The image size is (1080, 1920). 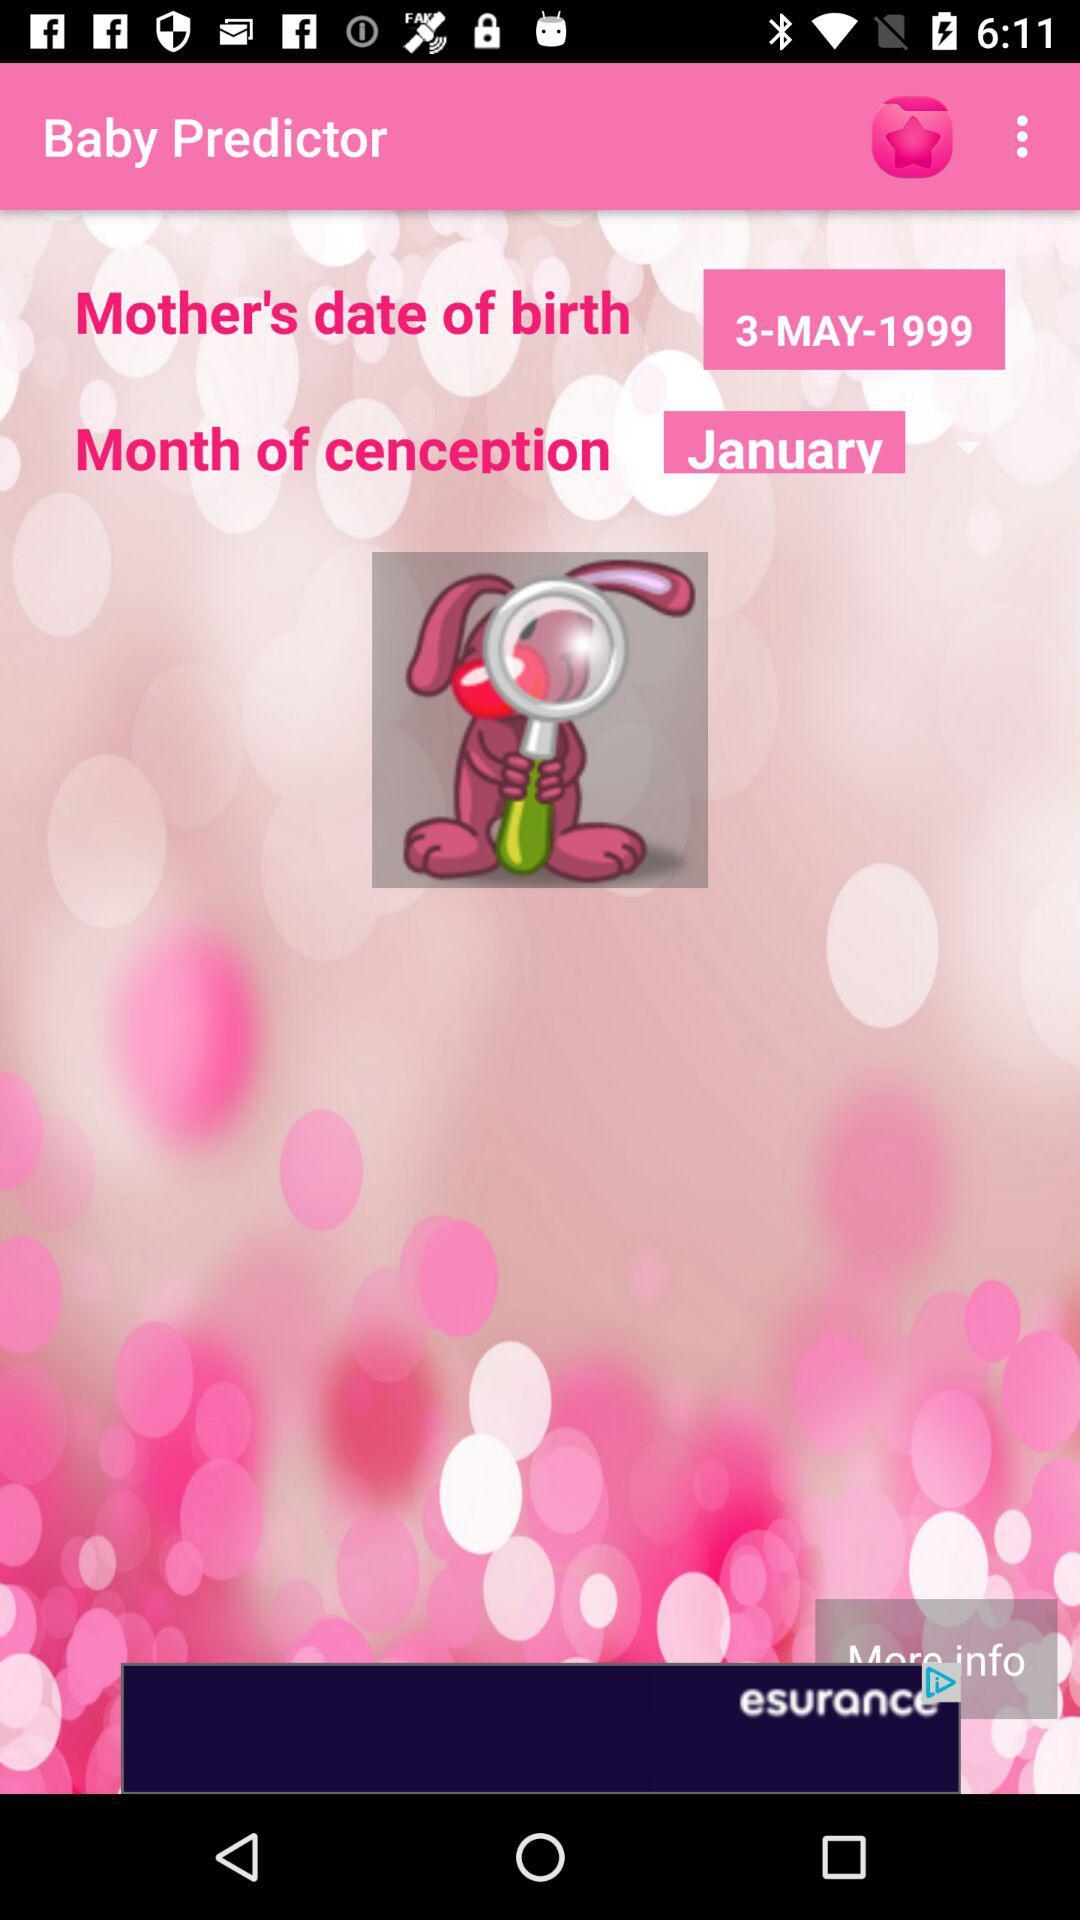 I want to click on advertisement, so click(x=540, y=1727).